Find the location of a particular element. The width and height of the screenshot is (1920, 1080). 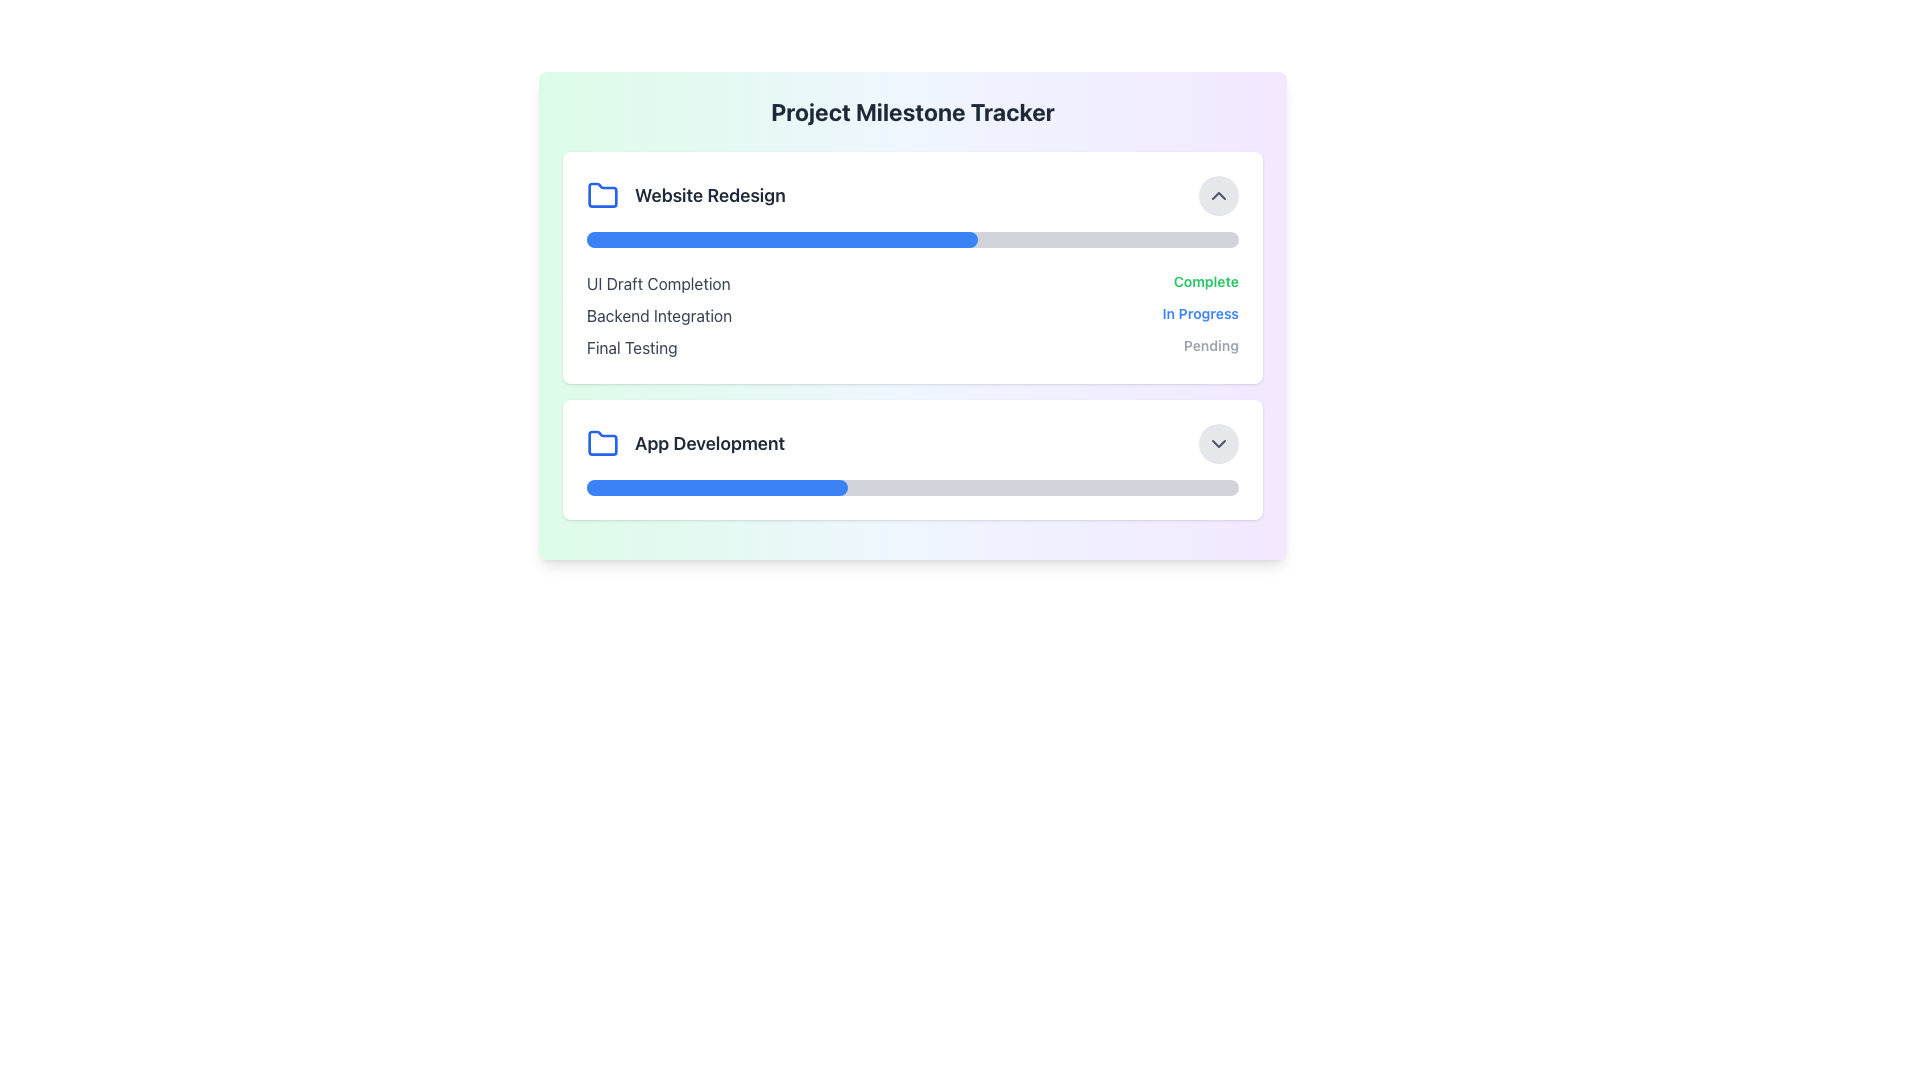

the Text Label indicating the status of the 'Backend Integration' task, which shows 'In Progress.' is located at coordinates (1200, 315).